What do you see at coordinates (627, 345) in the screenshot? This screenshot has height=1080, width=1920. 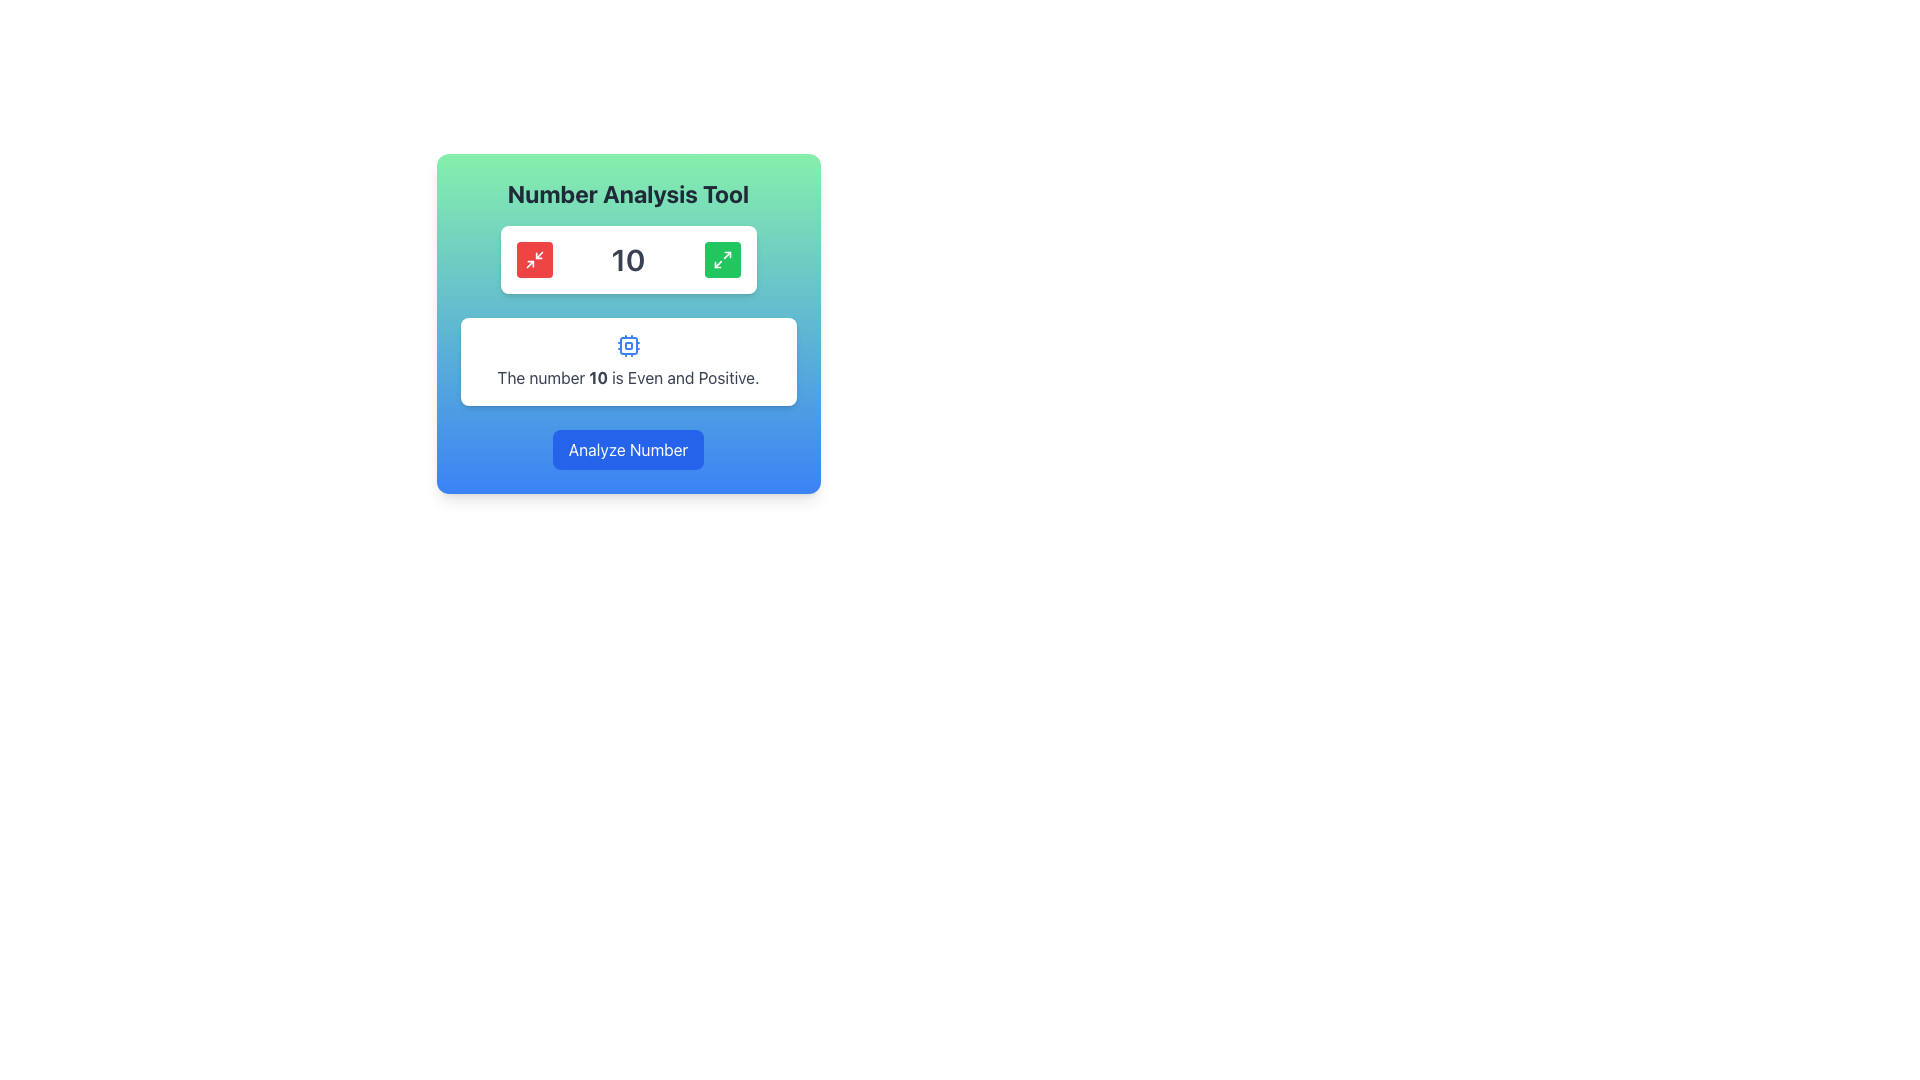 I see `the SVG Rectangle Element, which is a square with rounded corners and a blue outline located slightly below the header with 'Number Analysis Tool'` at bounding box center [627, 345].